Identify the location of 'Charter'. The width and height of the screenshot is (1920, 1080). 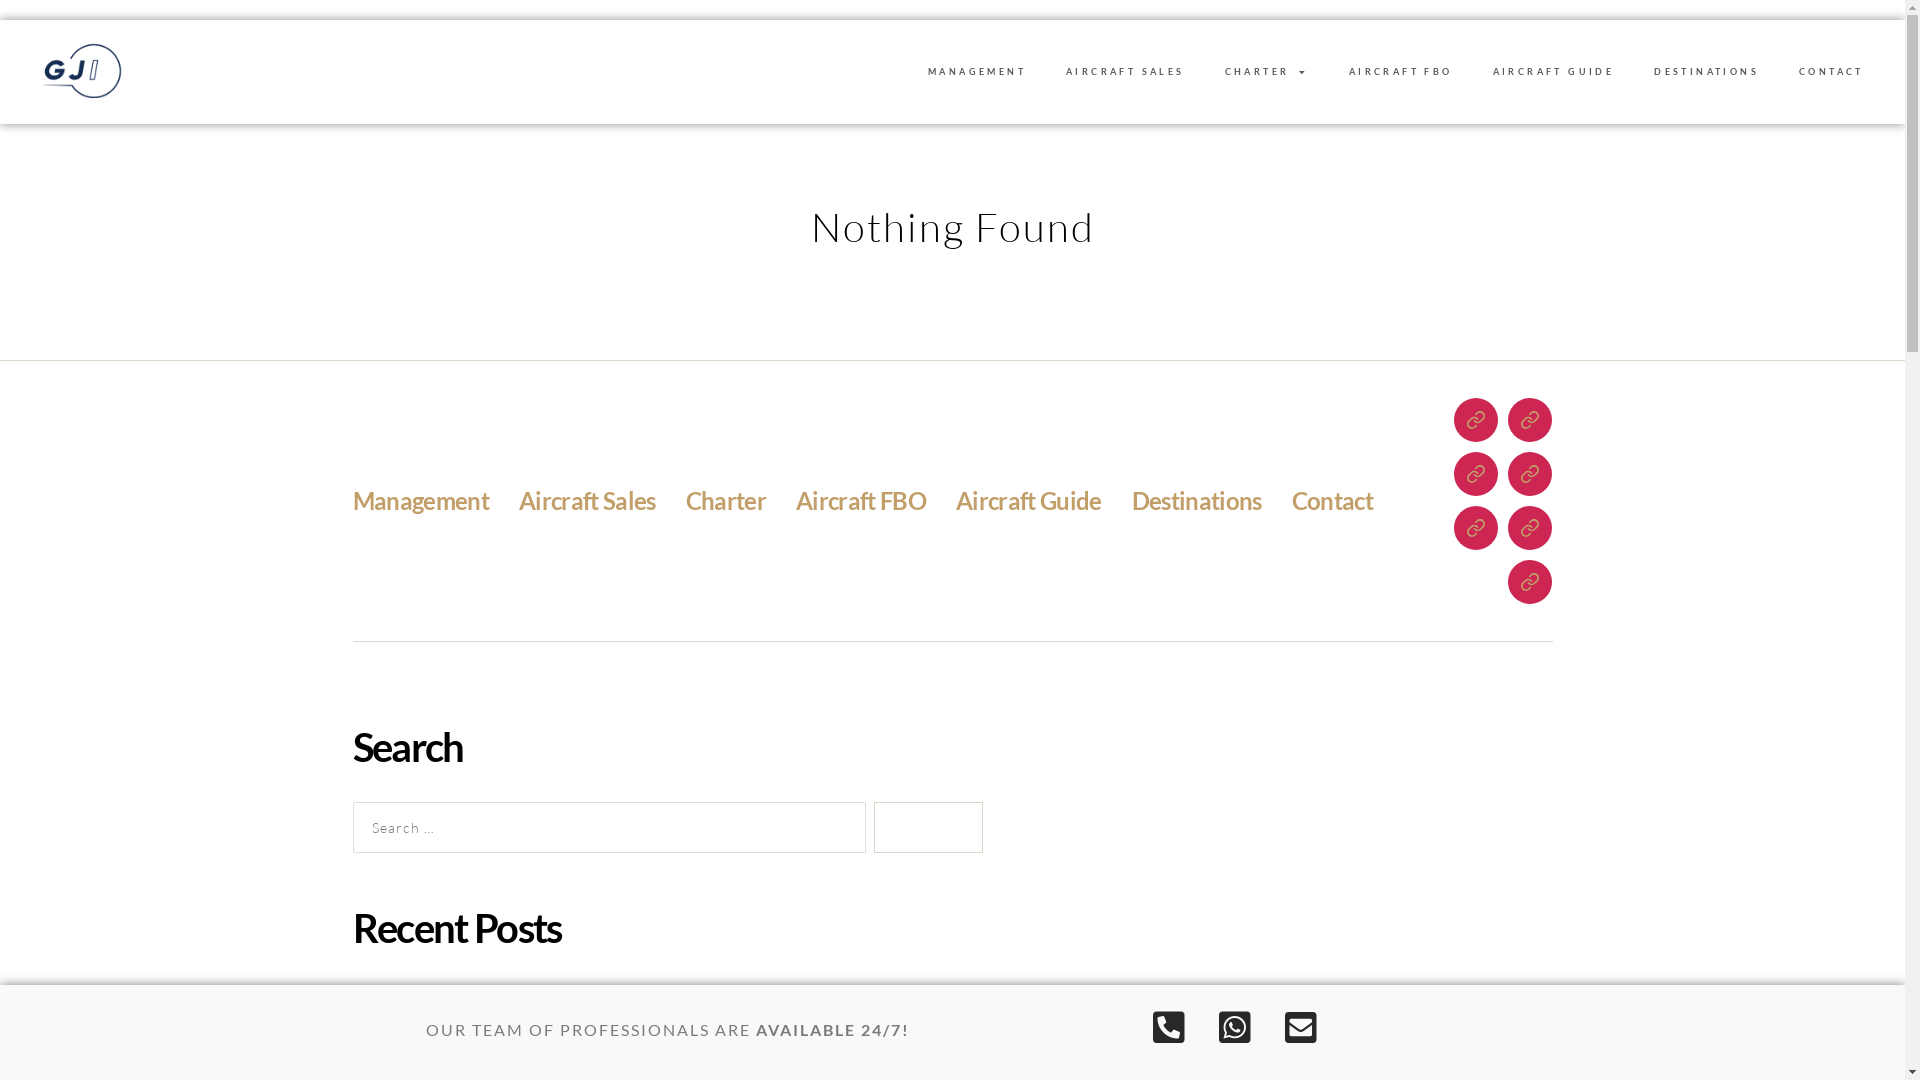
(724, 499).